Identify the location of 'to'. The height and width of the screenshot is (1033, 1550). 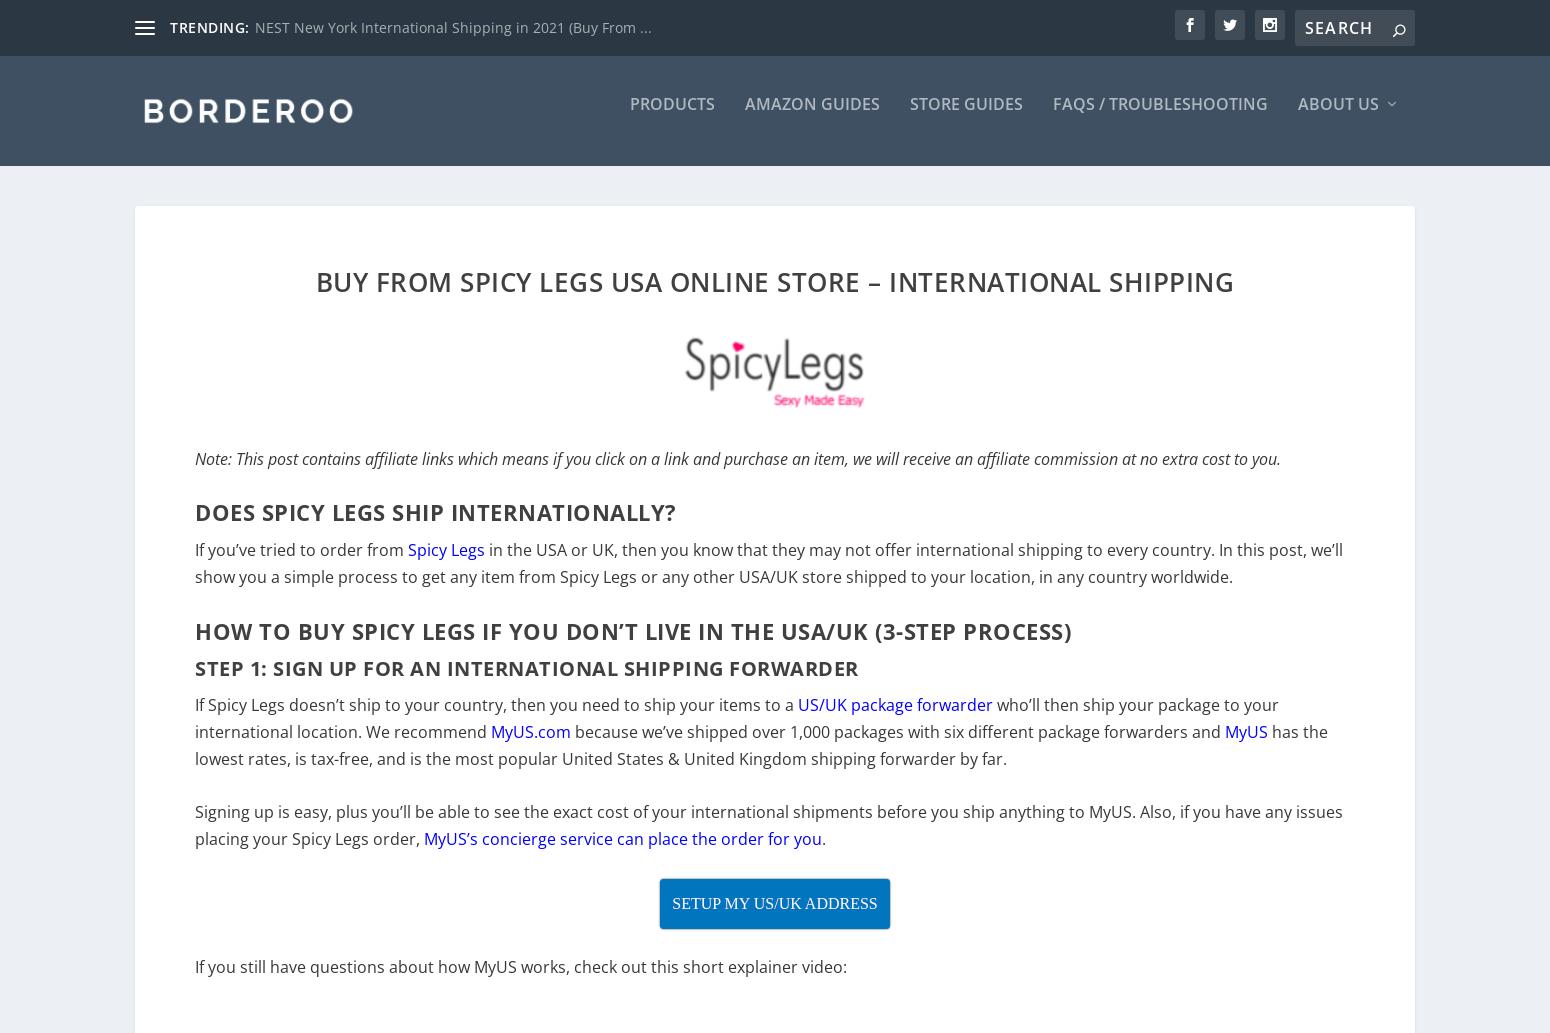
(632, 718).